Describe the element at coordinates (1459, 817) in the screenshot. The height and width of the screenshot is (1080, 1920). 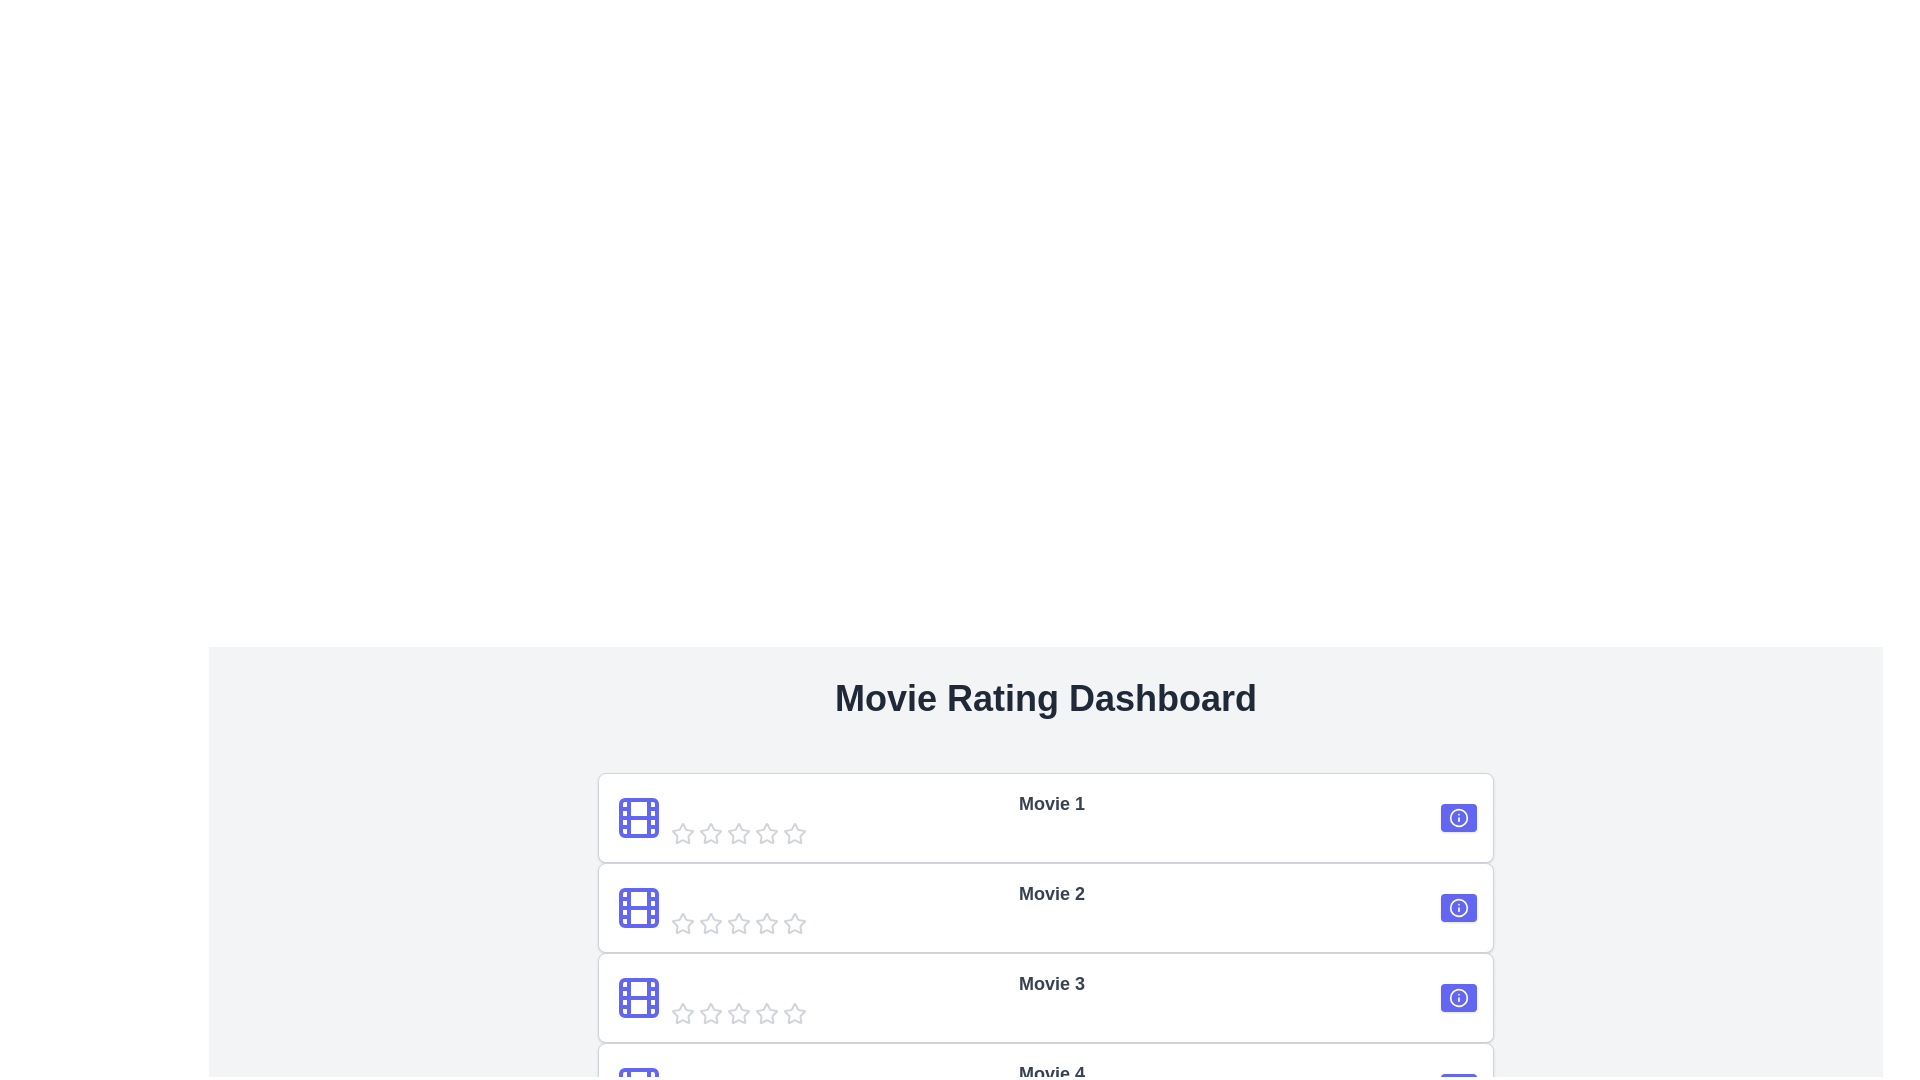
I see `the information icon of the first movie to view its details` at that location.